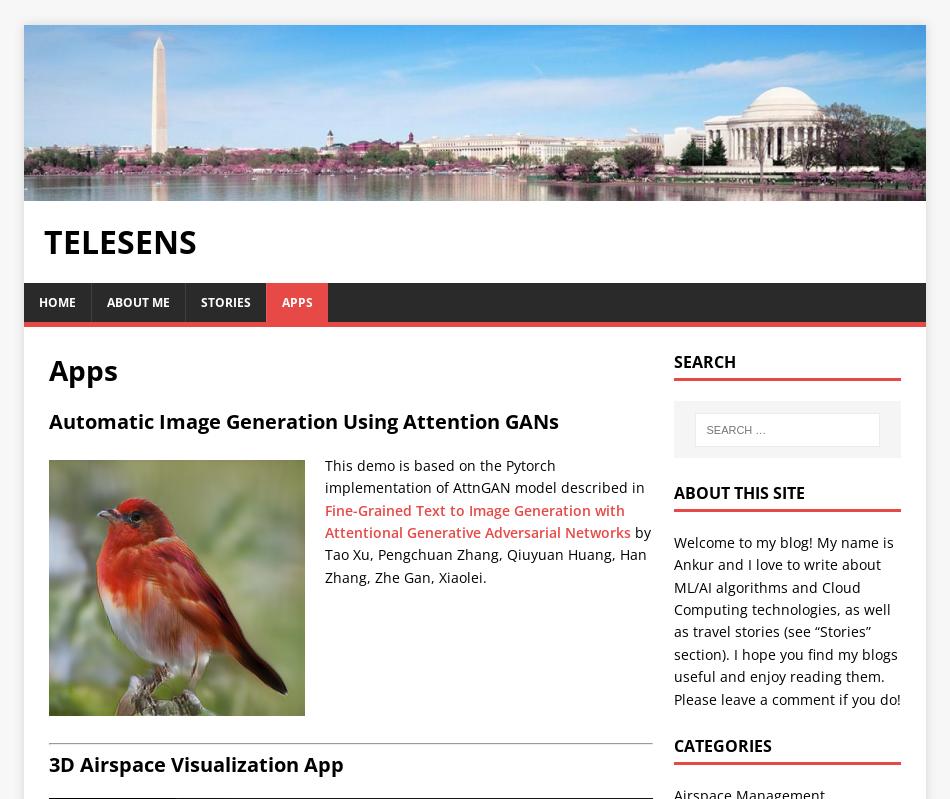 This screenshot has width=950, height=799. I want to click on 'About This Site', so click(737, 492).